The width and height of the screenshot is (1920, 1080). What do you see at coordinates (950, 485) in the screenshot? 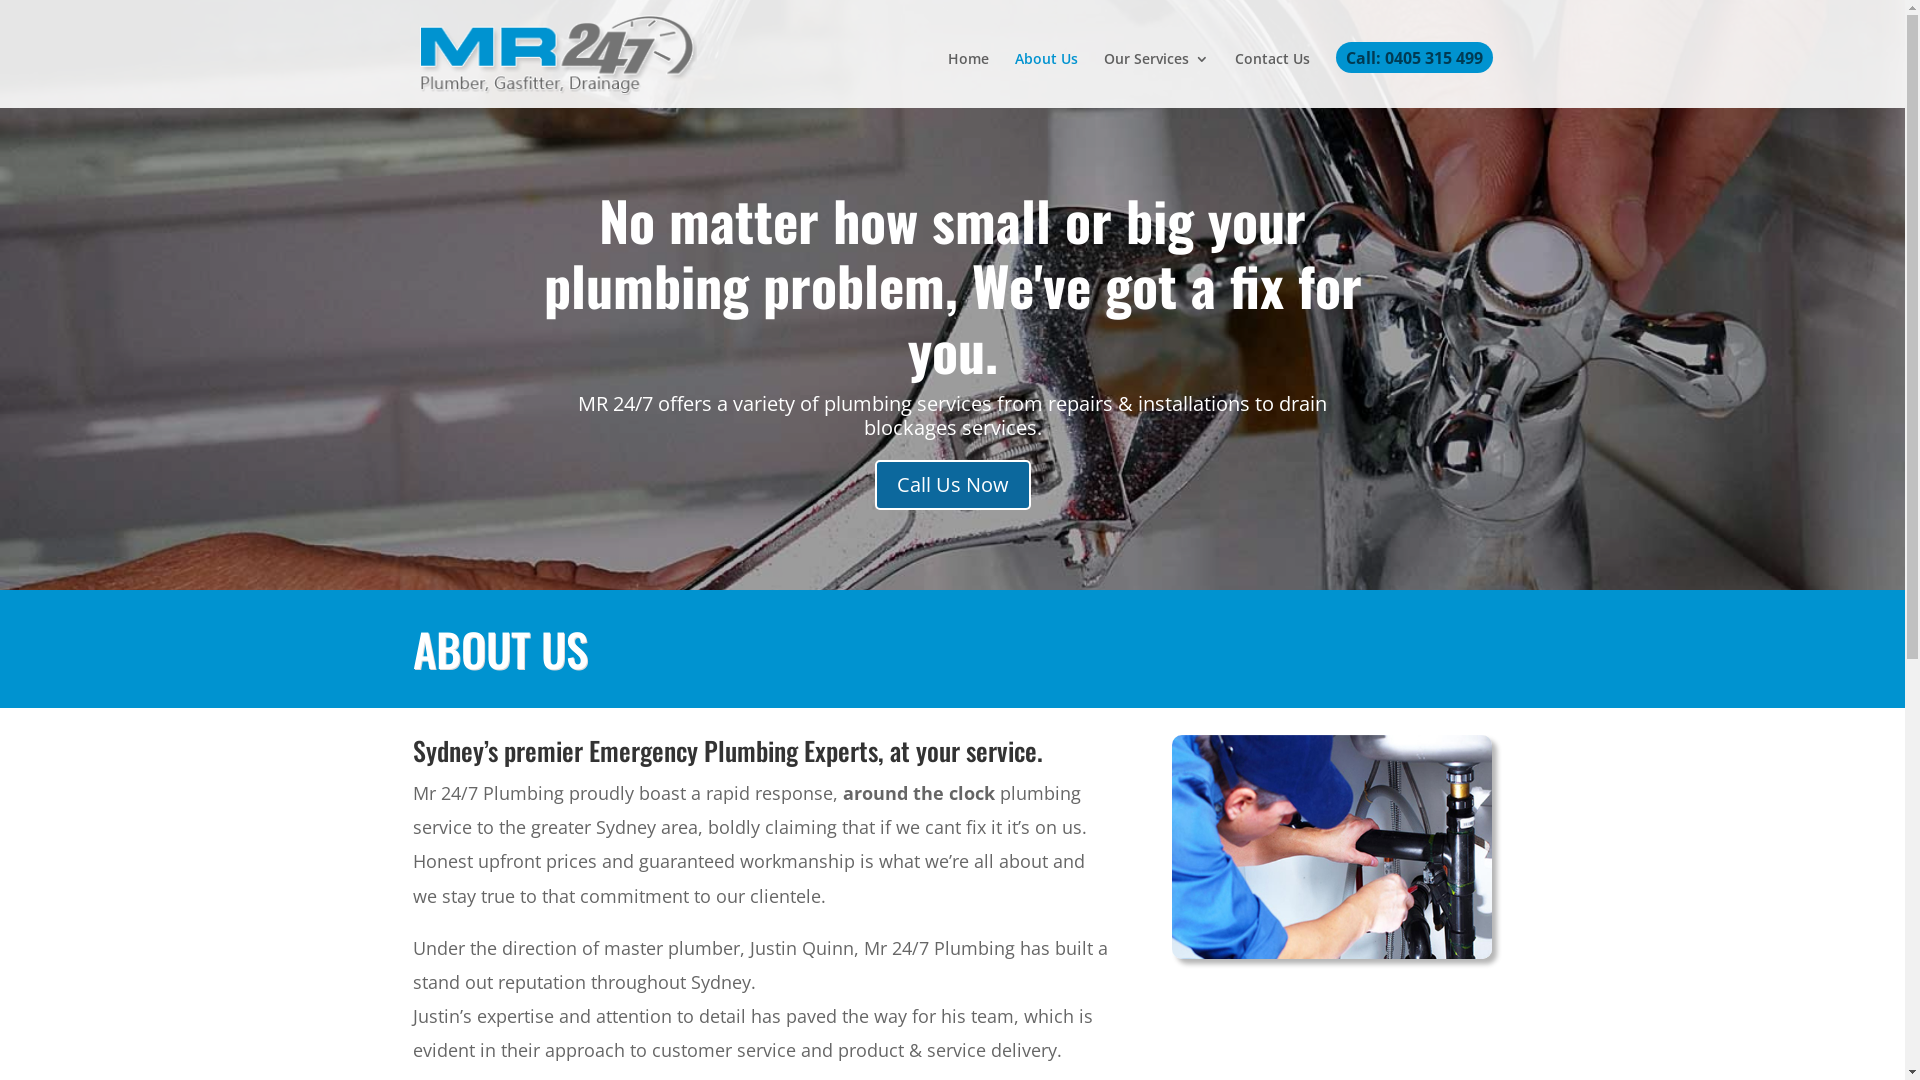
I see `'Call Us Now'` at bounding box center [950, 485].